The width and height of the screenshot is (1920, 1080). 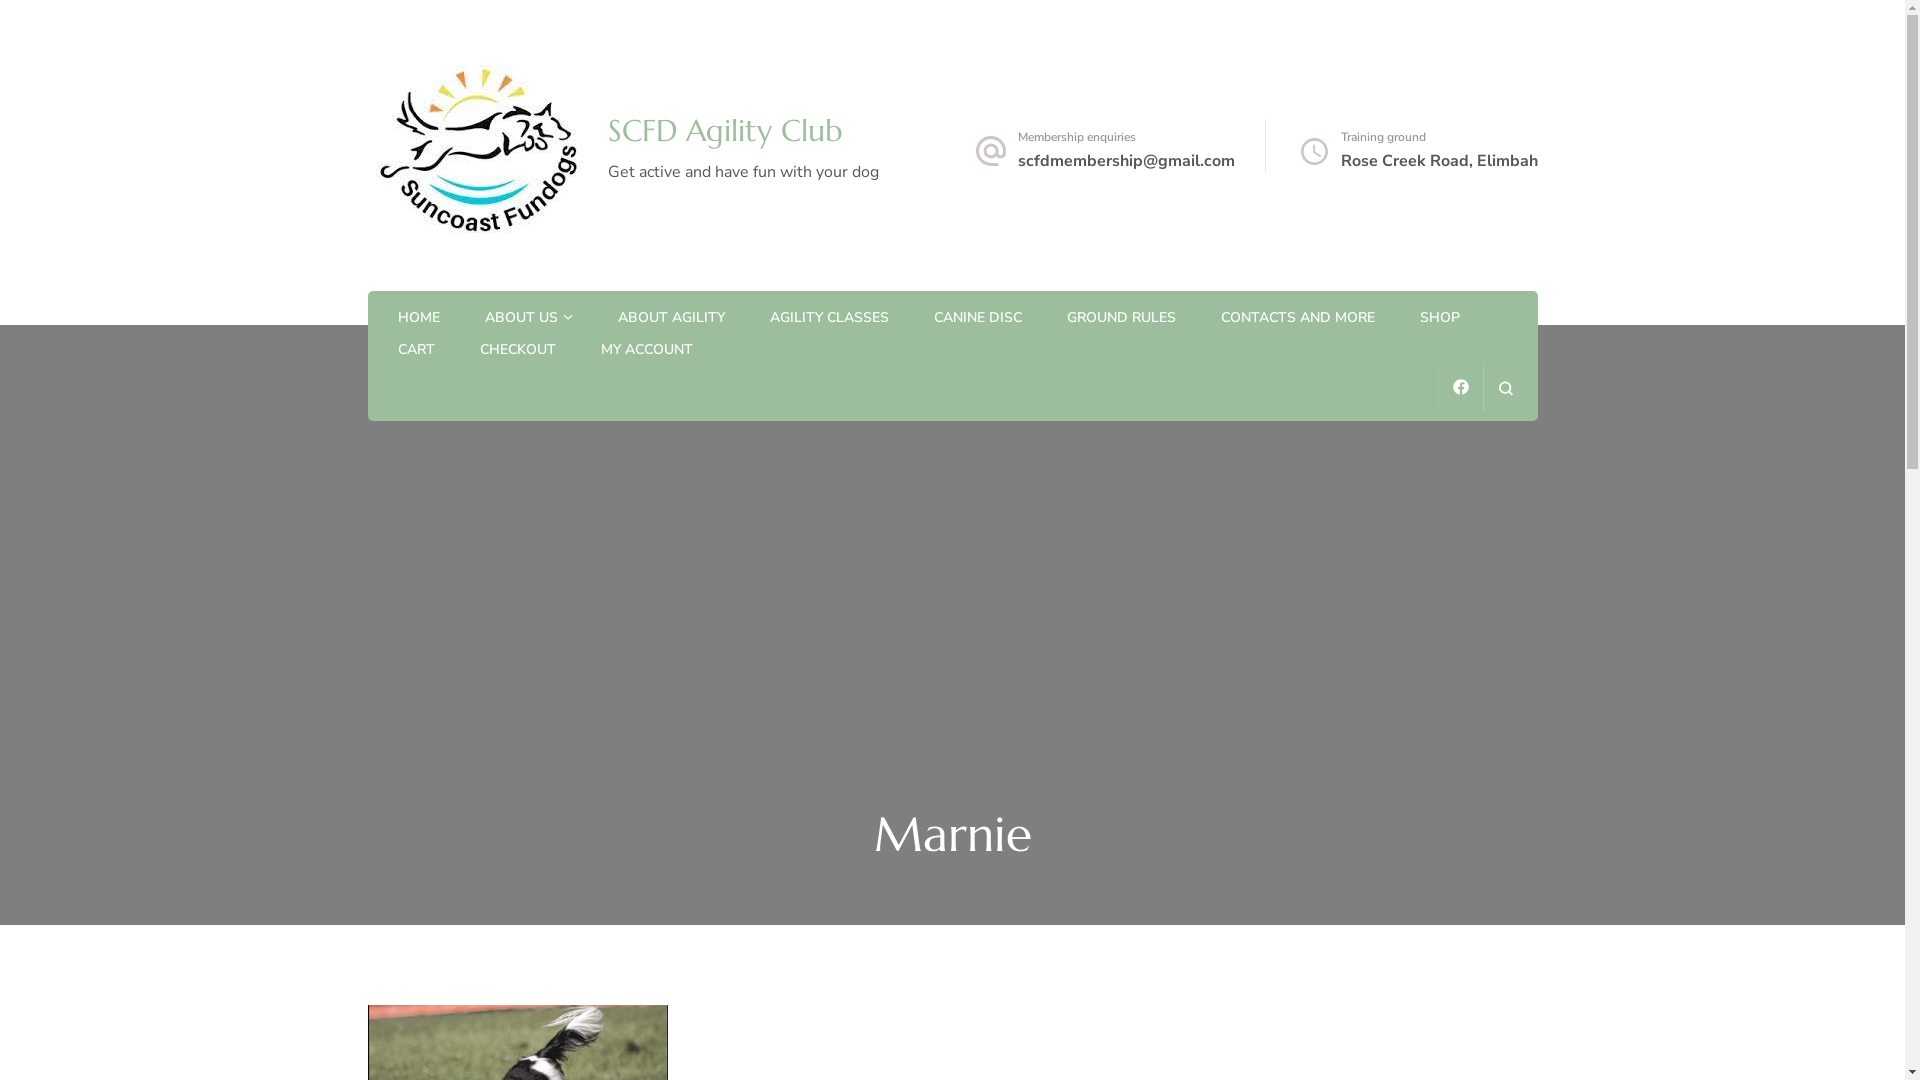 What do you see at coordinates (978, 318) in the screenshot?
I see `'CANINE DISC'` at bounding box center [978, 318].